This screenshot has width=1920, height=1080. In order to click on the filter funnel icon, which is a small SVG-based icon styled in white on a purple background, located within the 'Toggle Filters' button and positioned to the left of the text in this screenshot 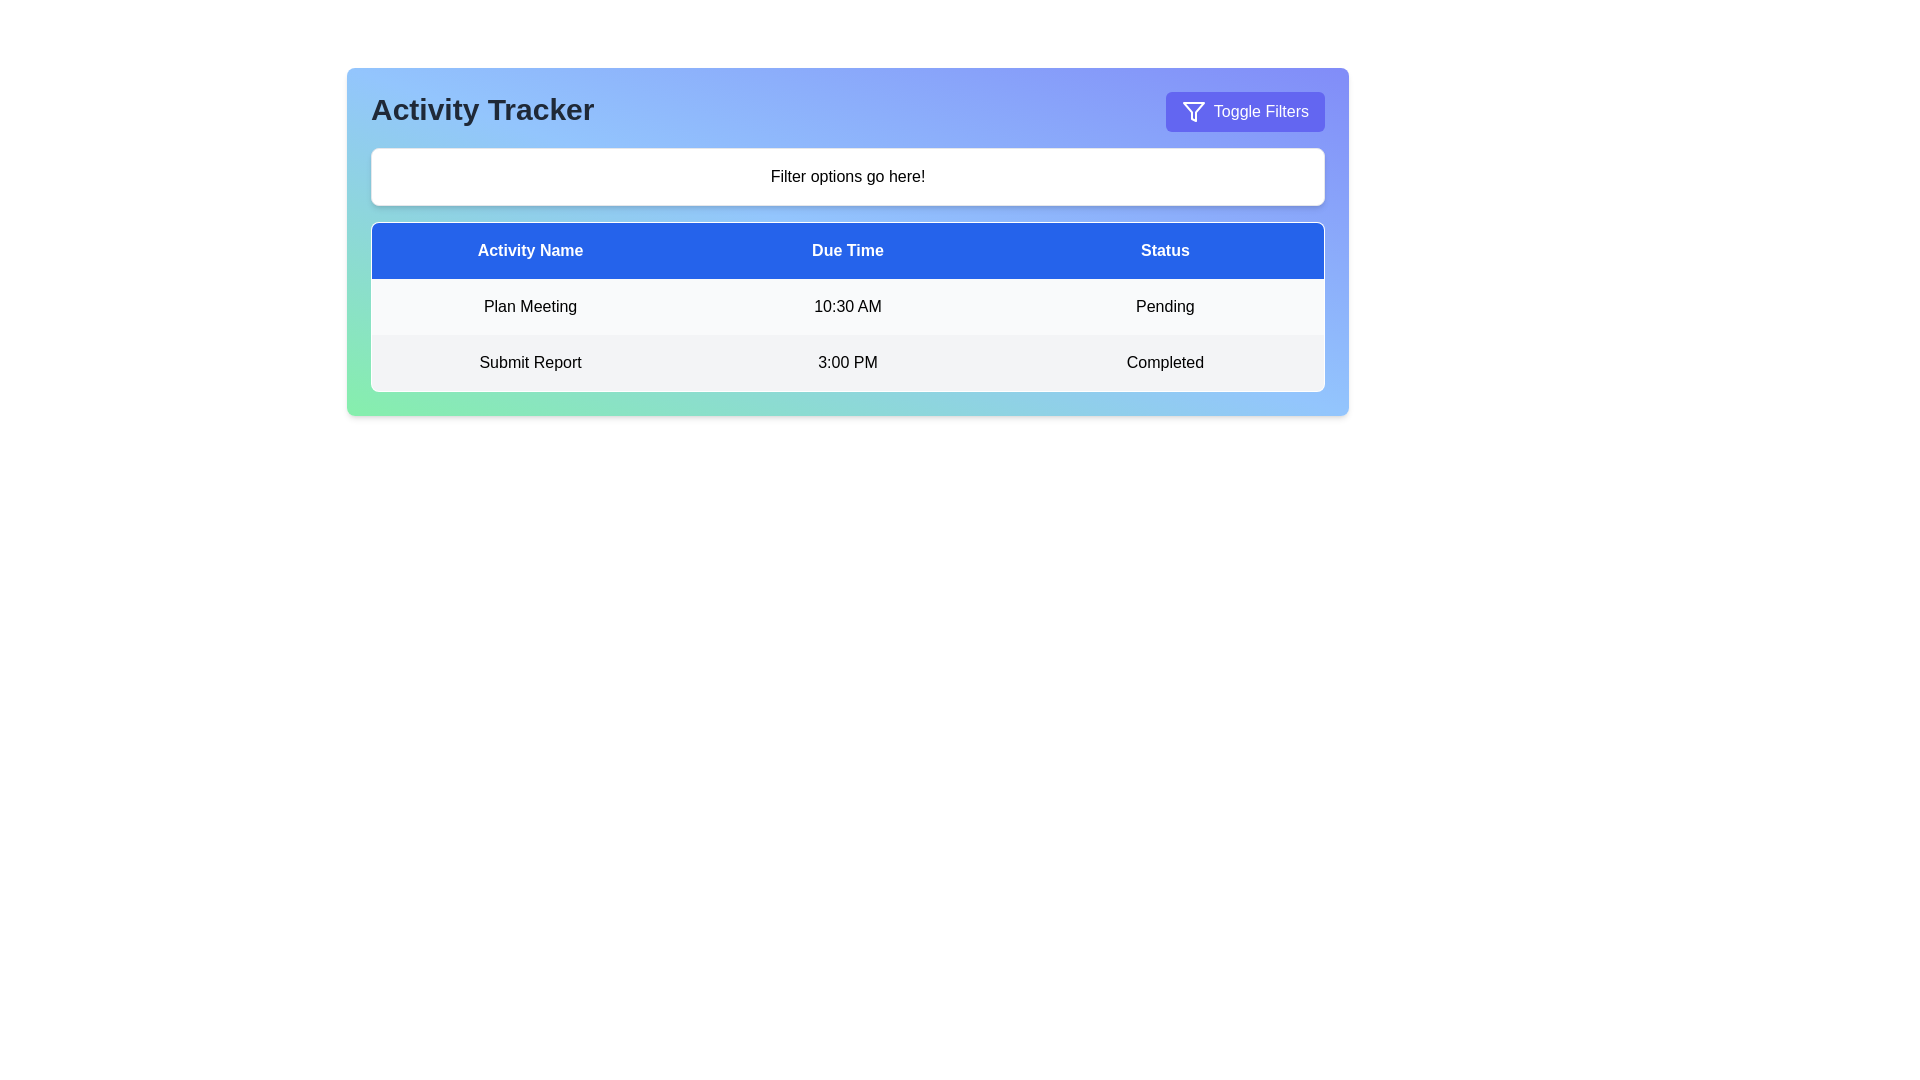, I will do `click(1193, 111)`.